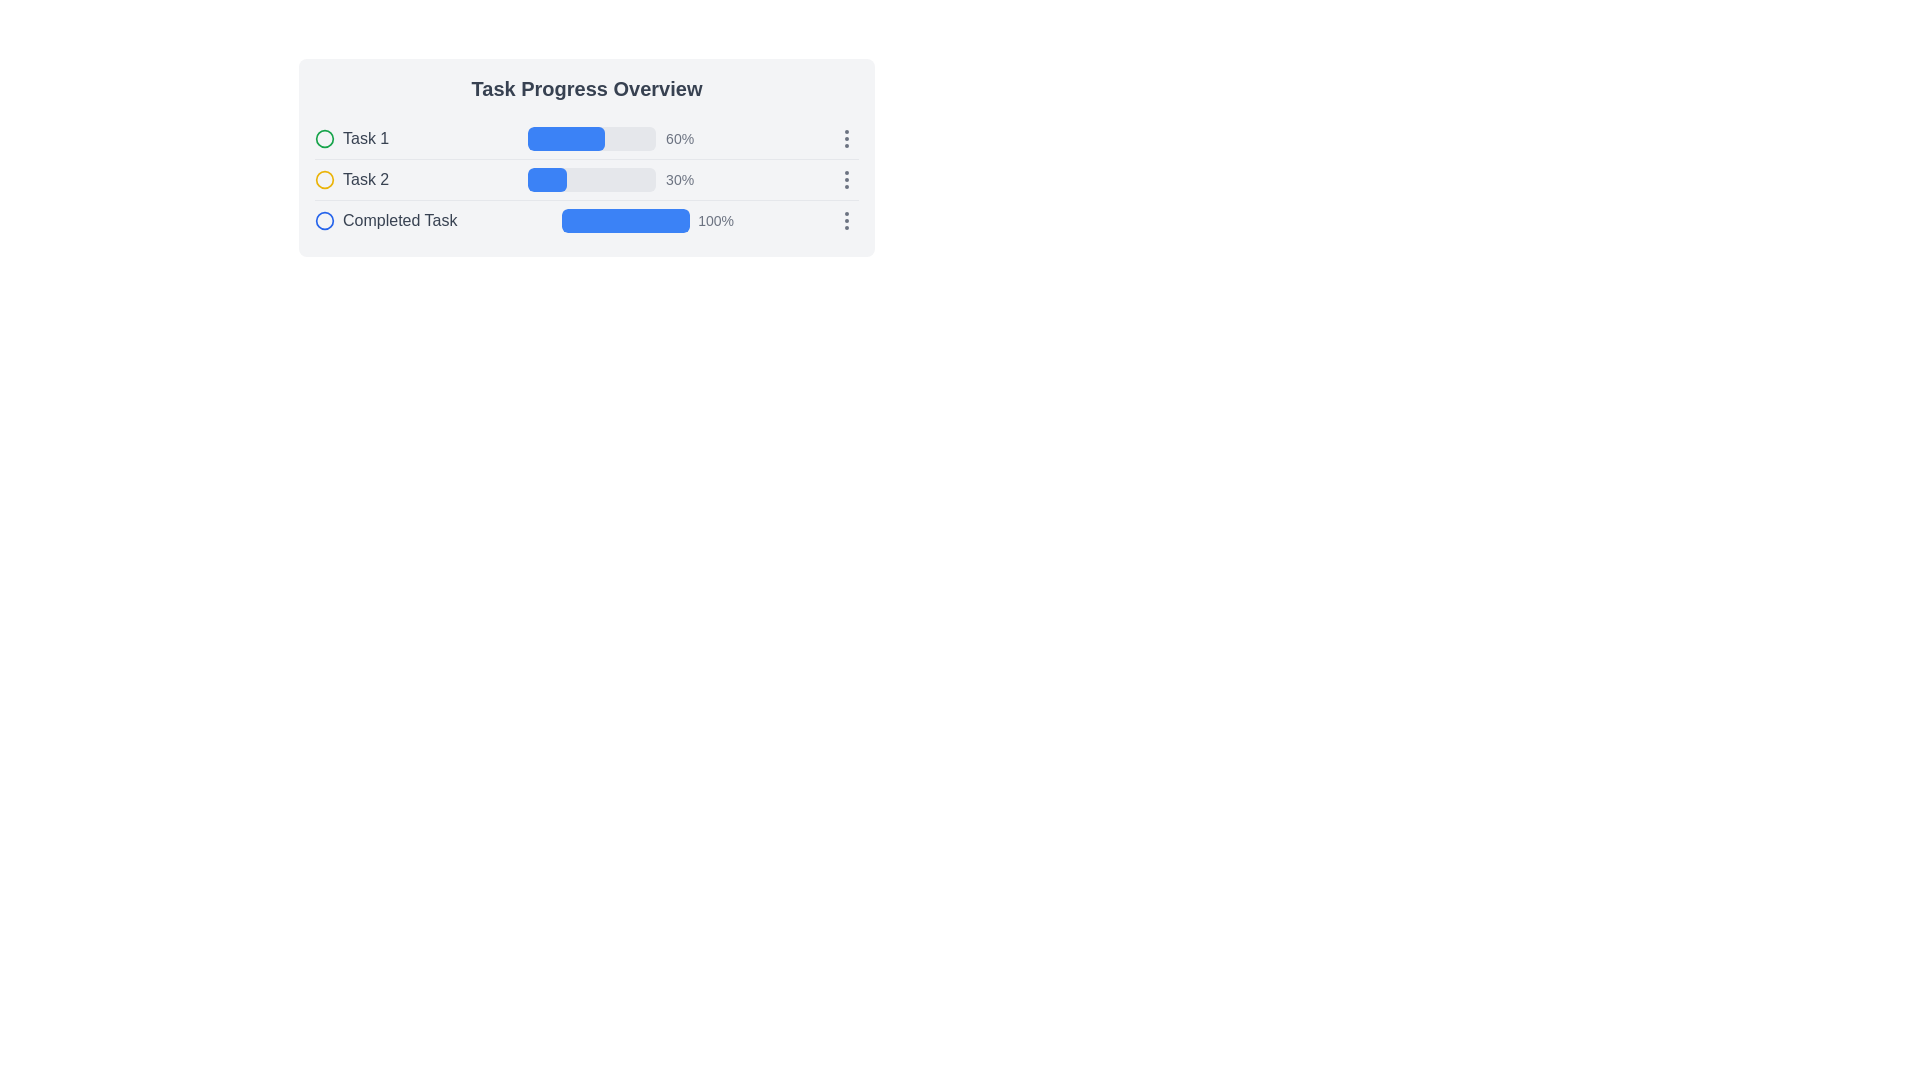 The height and width of the screenshot is (1080, 1920). What do you see at coordinates (386, 220) in the screenshot?
I see `the label displaying 'Completed Task' next to a blue-bordered circle icon, which is positioned in the third row of a task progress list` at bounding box center [386, 220].